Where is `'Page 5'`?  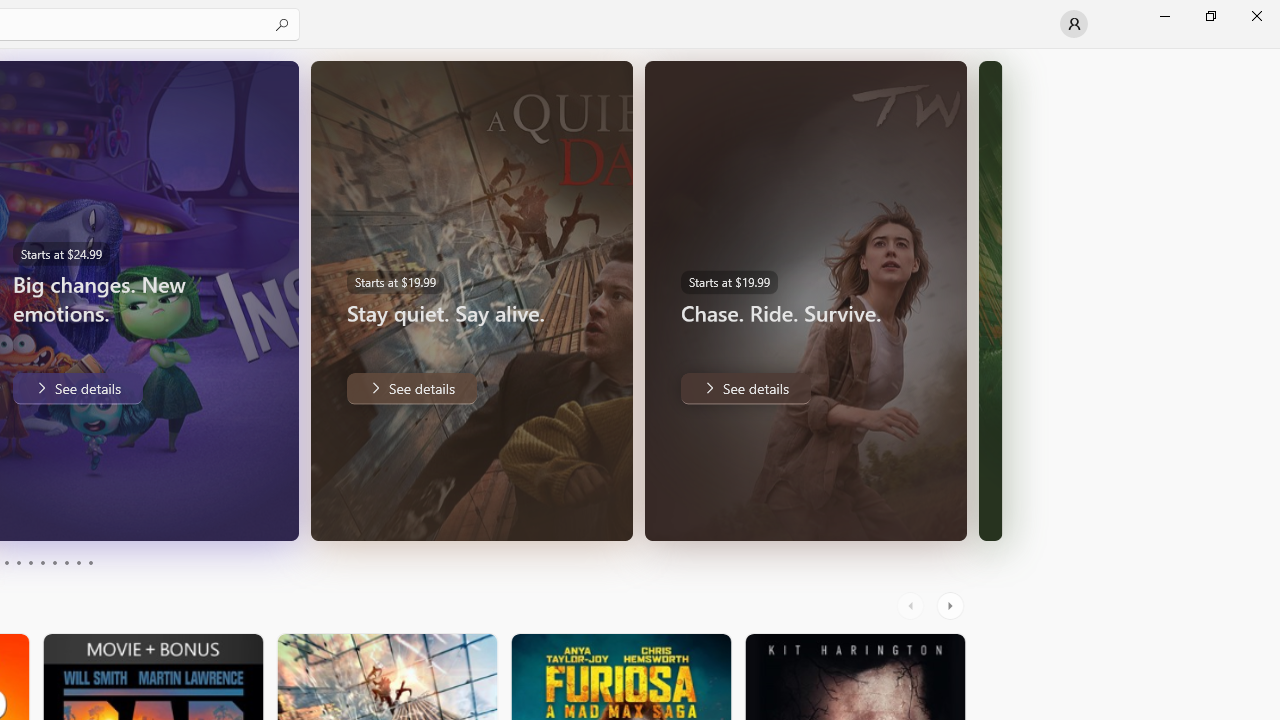 'Page 5' is located at coordinates (30, 563).